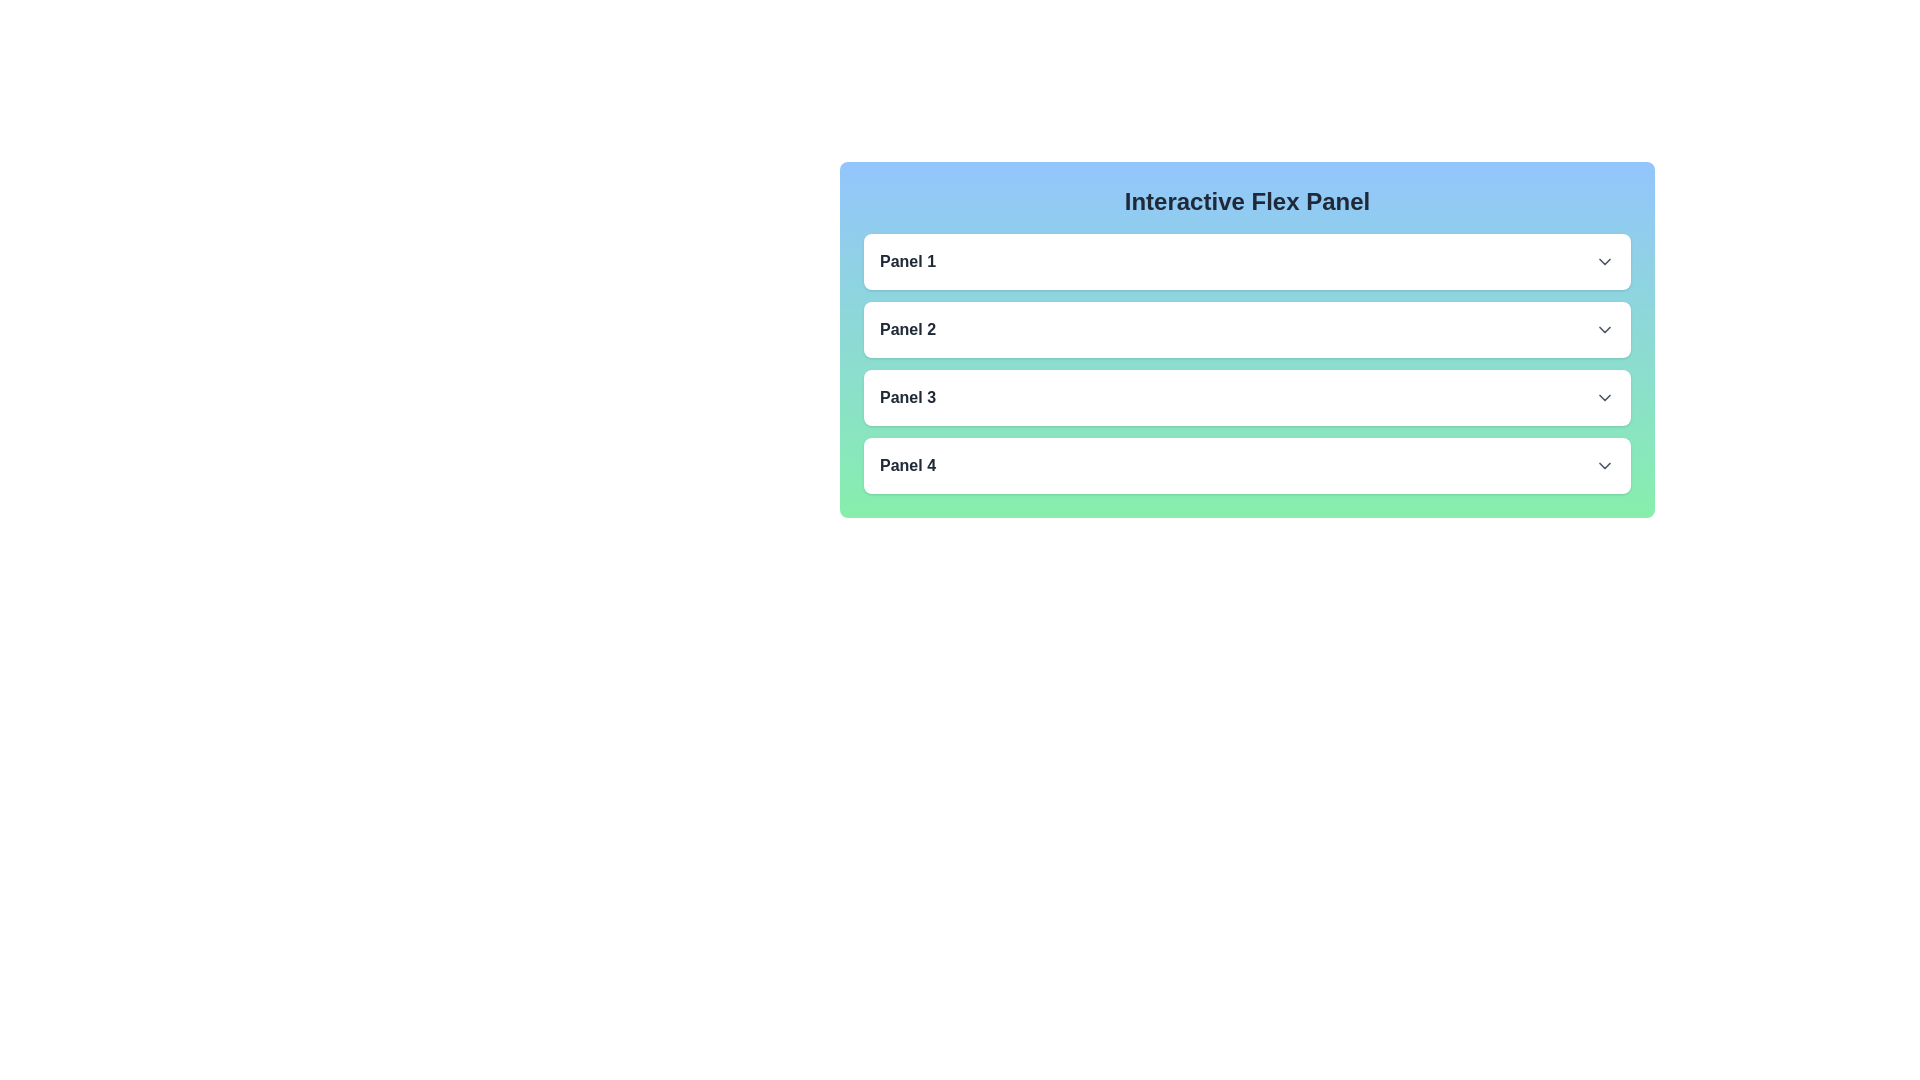 The image size is (1920, 1080). What do you see at coordinates (1604, 329) in the screenshot?
I see `the downward-facing chevron arrow icon located at the far right of the 'Panel 2' section` at bounding box center [1604, 329].